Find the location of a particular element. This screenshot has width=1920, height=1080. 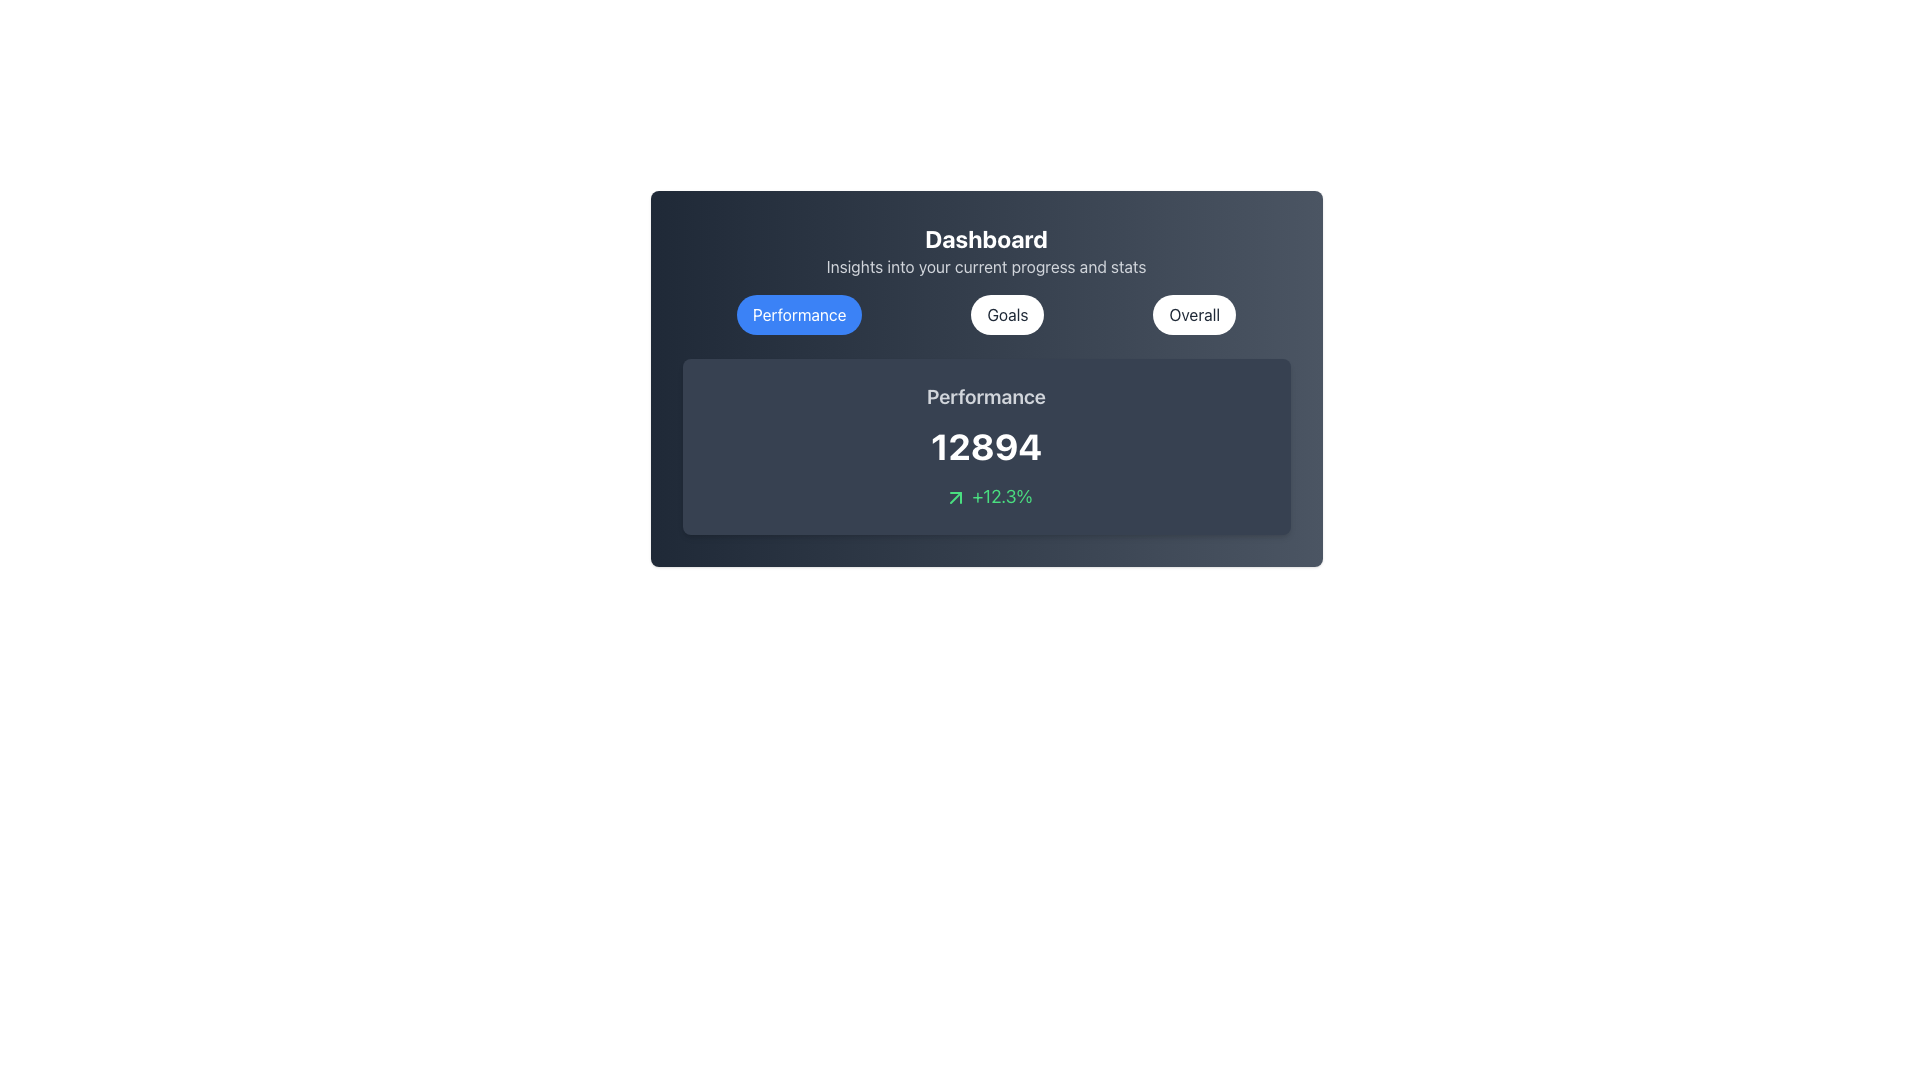

the 'Goals' button, which is positioned between the 'Performance' button (blue) and the 'Overall' button (white) in the button group beneath the 'Dashboard' heading is located at coordinates (1008, 315).